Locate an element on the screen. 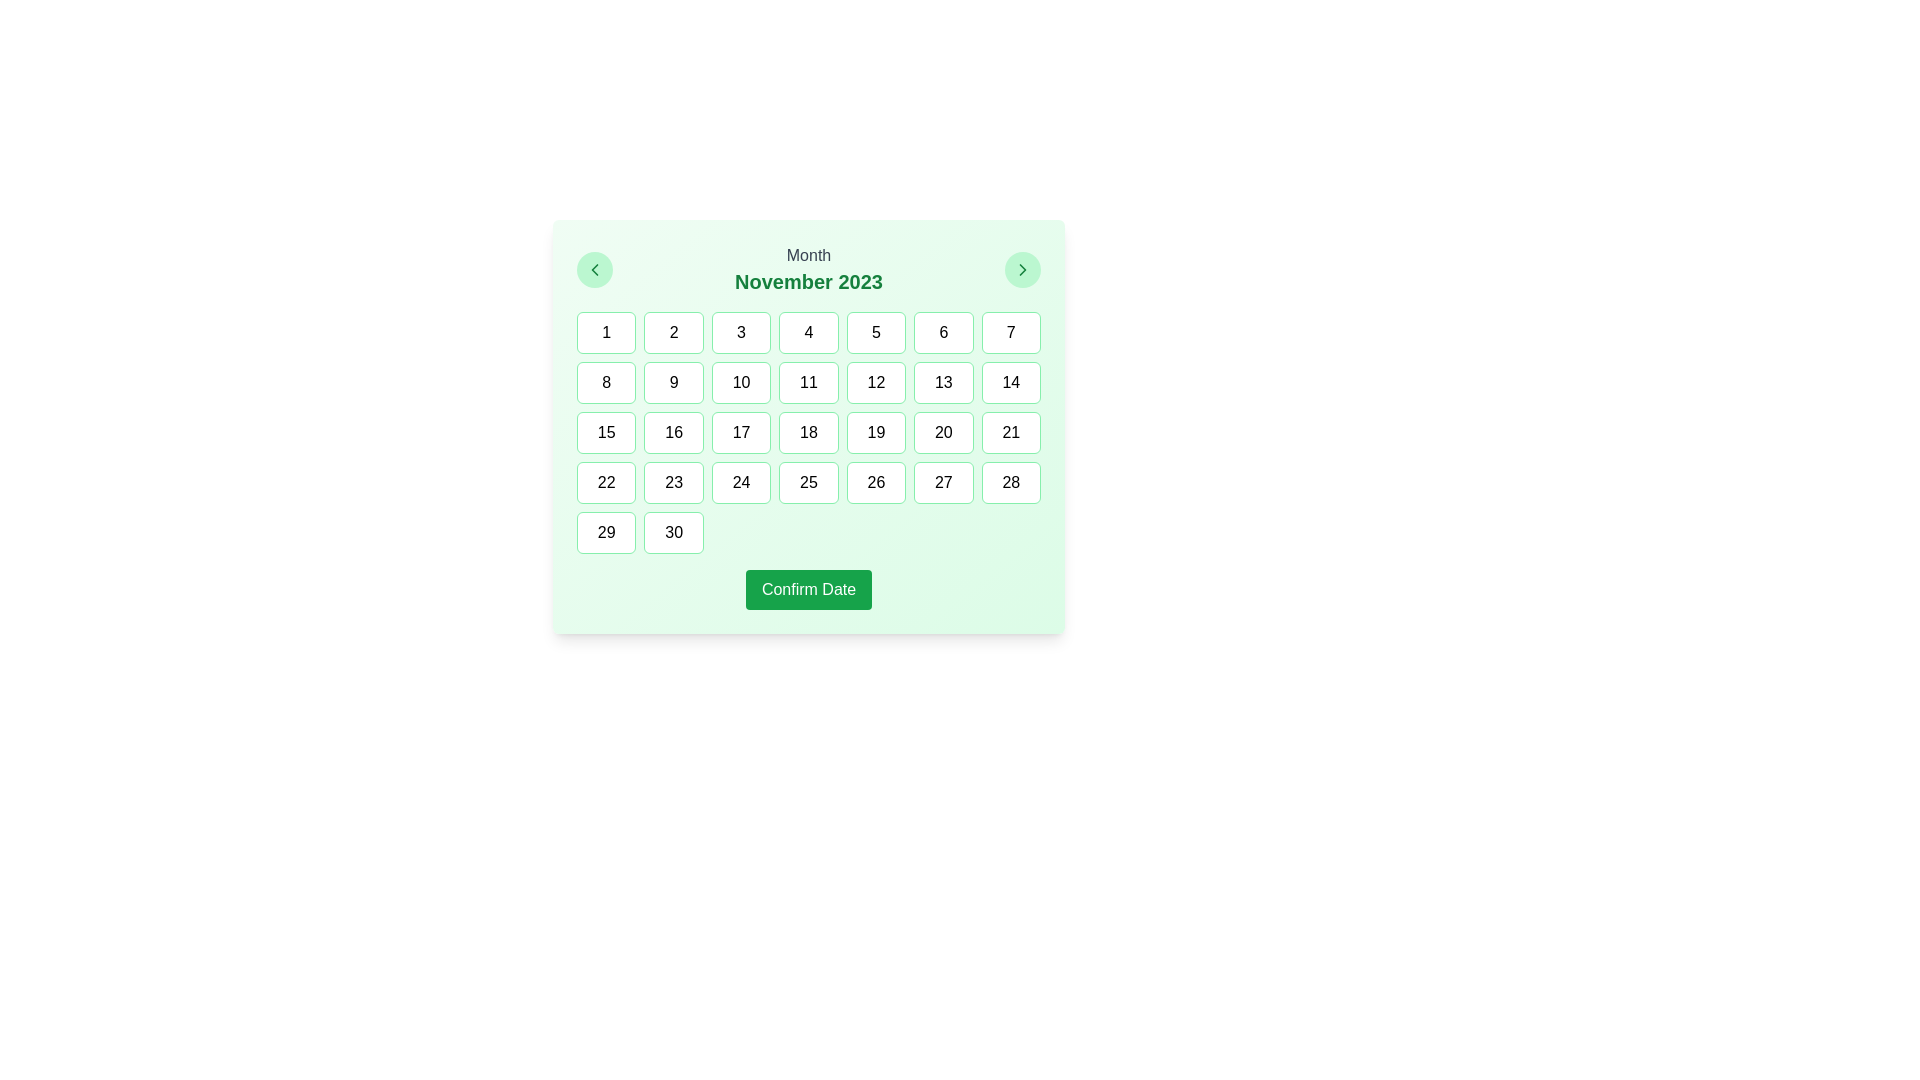 The width and height of the screenshot is (1920, 1080). the button representing the date '11' in the calendar interface is located at coordinates (808, 382).